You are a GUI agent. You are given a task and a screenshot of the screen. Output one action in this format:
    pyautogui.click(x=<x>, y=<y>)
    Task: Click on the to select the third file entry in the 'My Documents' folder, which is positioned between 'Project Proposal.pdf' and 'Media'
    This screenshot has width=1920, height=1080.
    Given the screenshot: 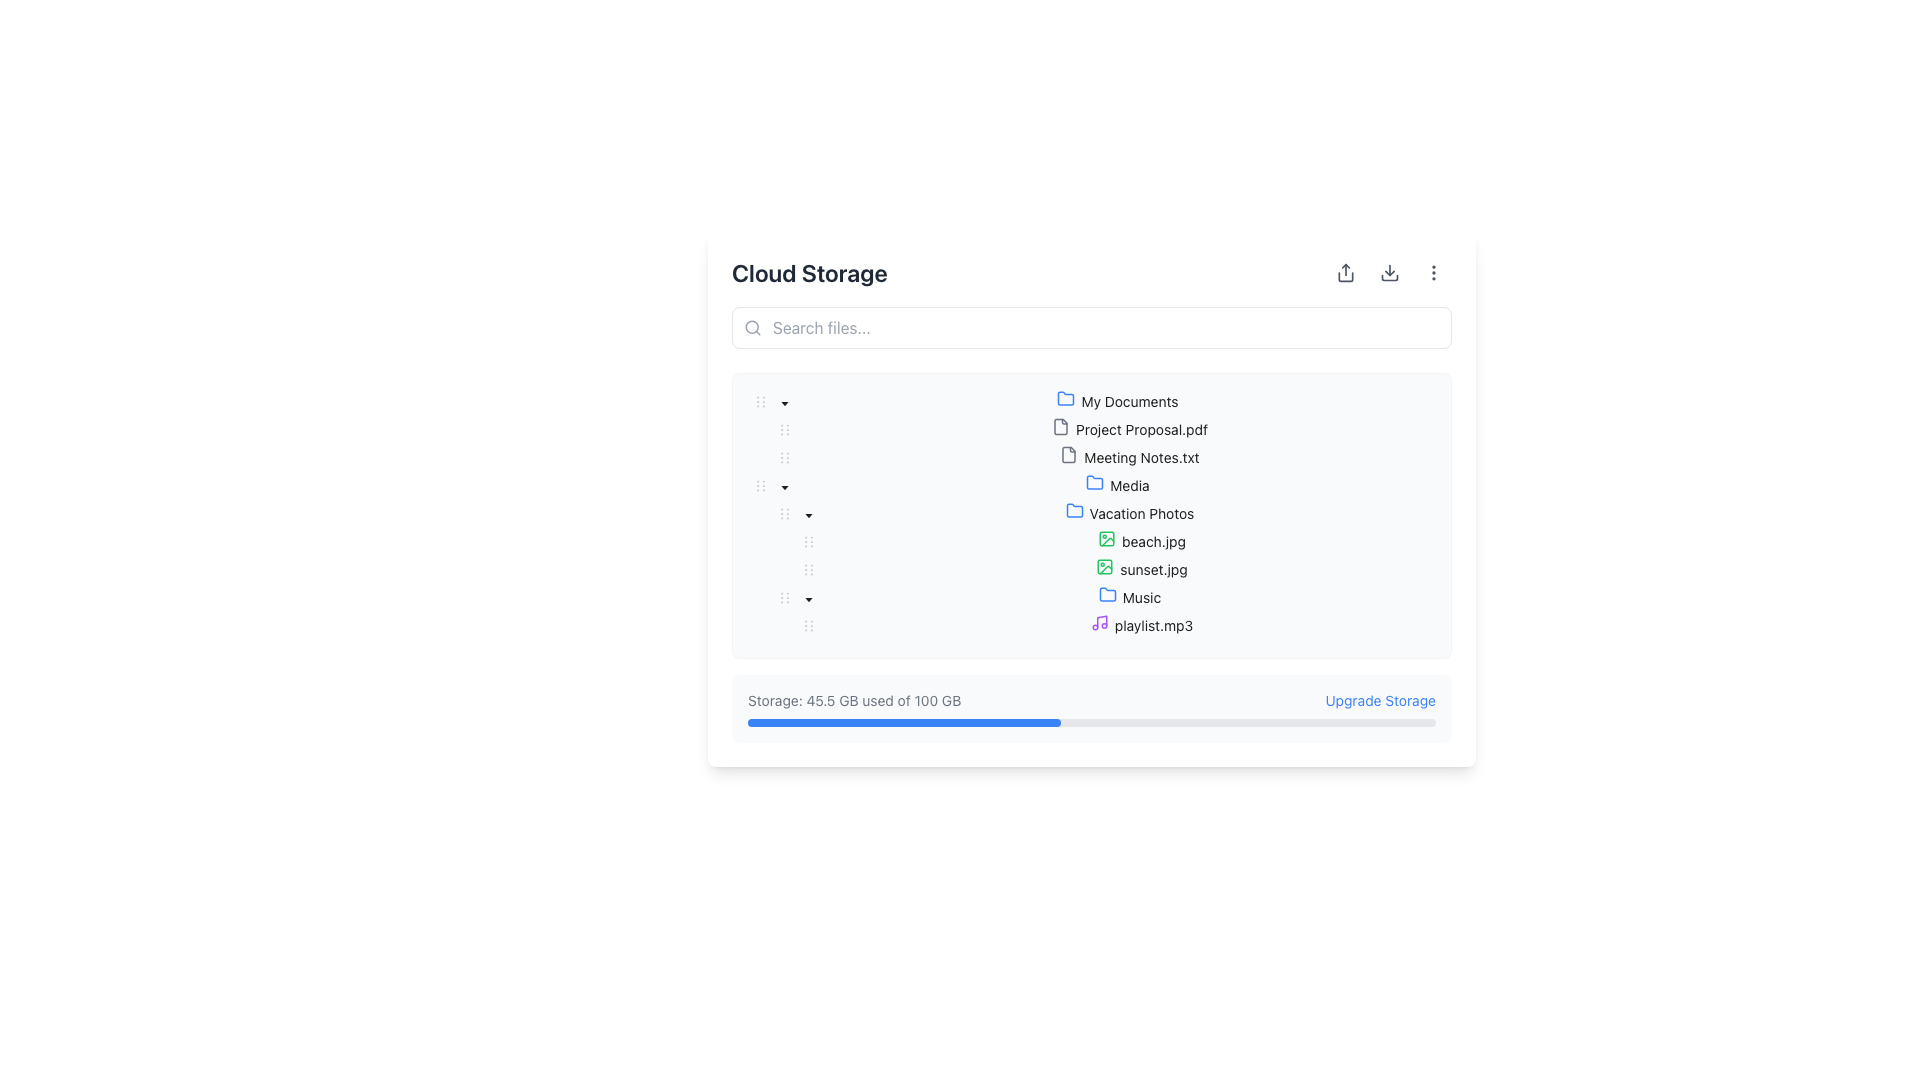 What is the action you would take?
    pyautogui.click(x=1090, y=458)
    